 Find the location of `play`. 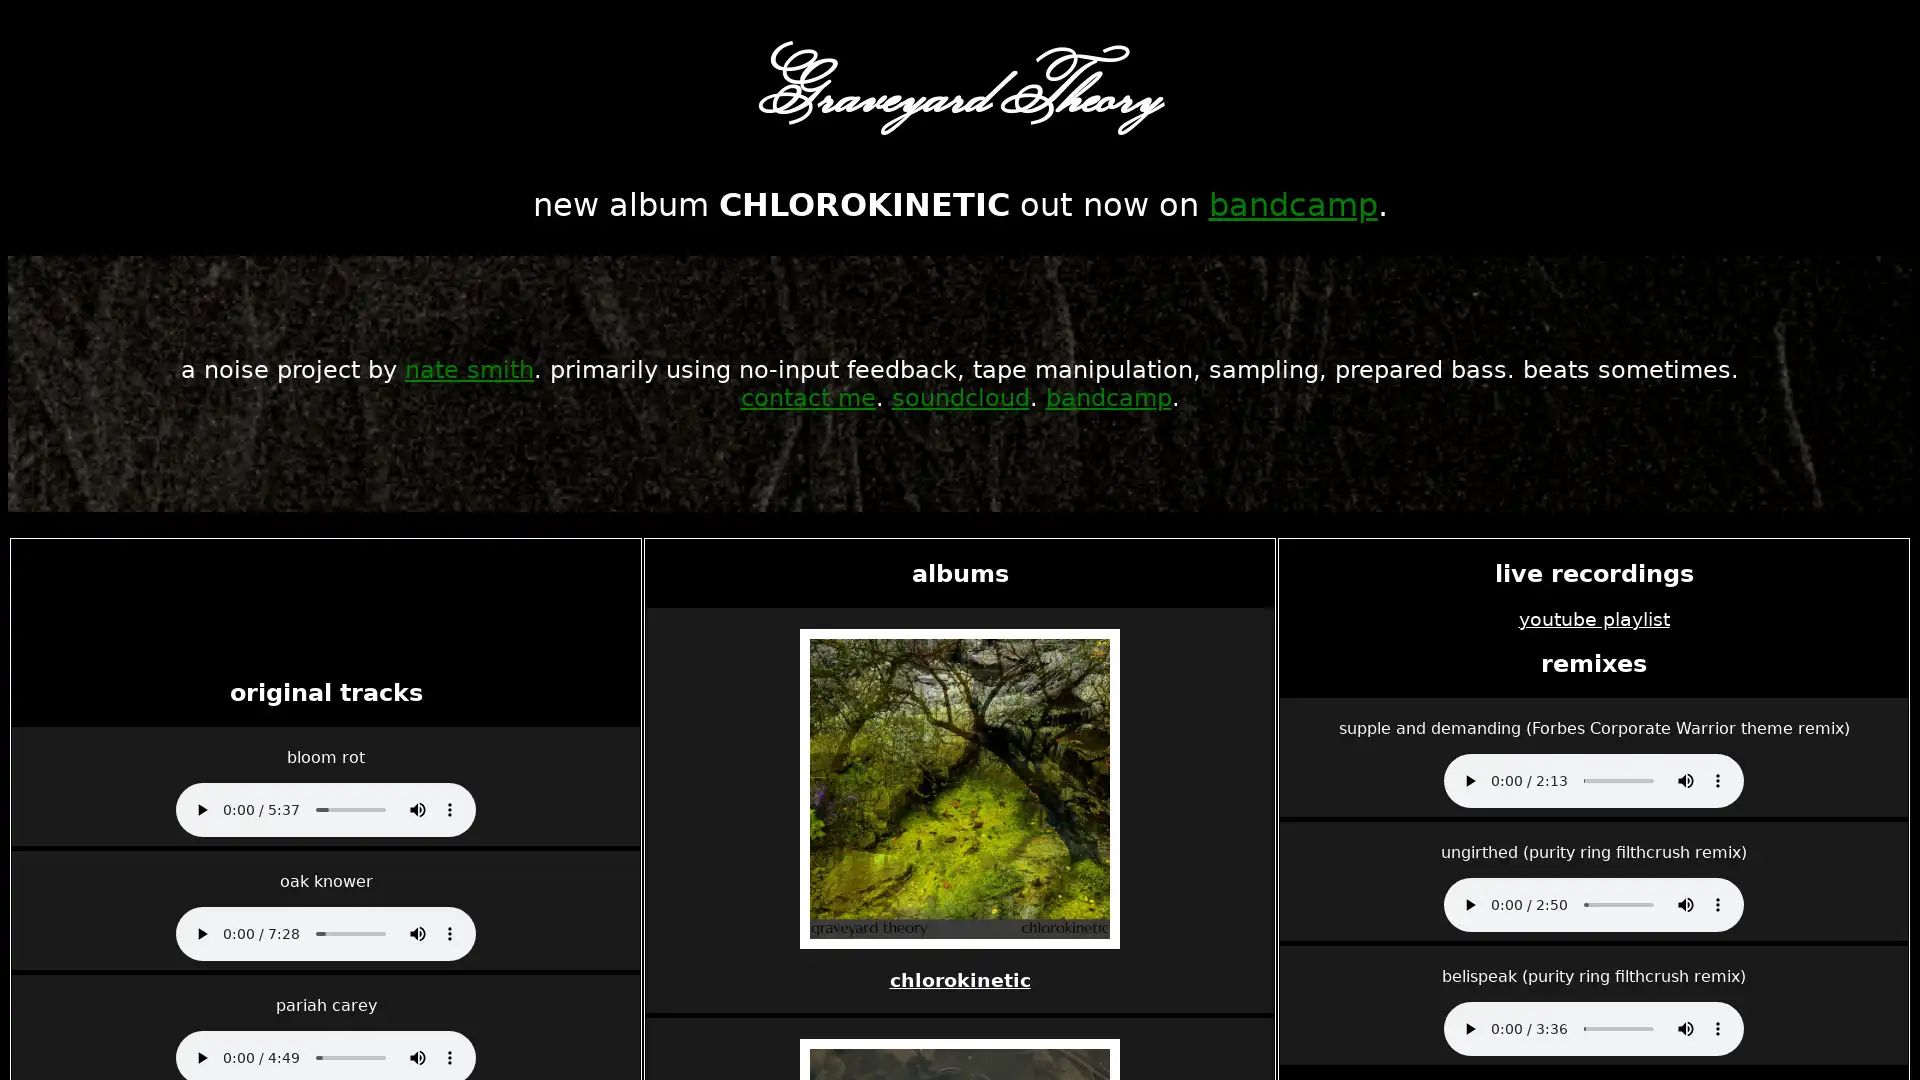

play is located at coordinates (1469, 905).